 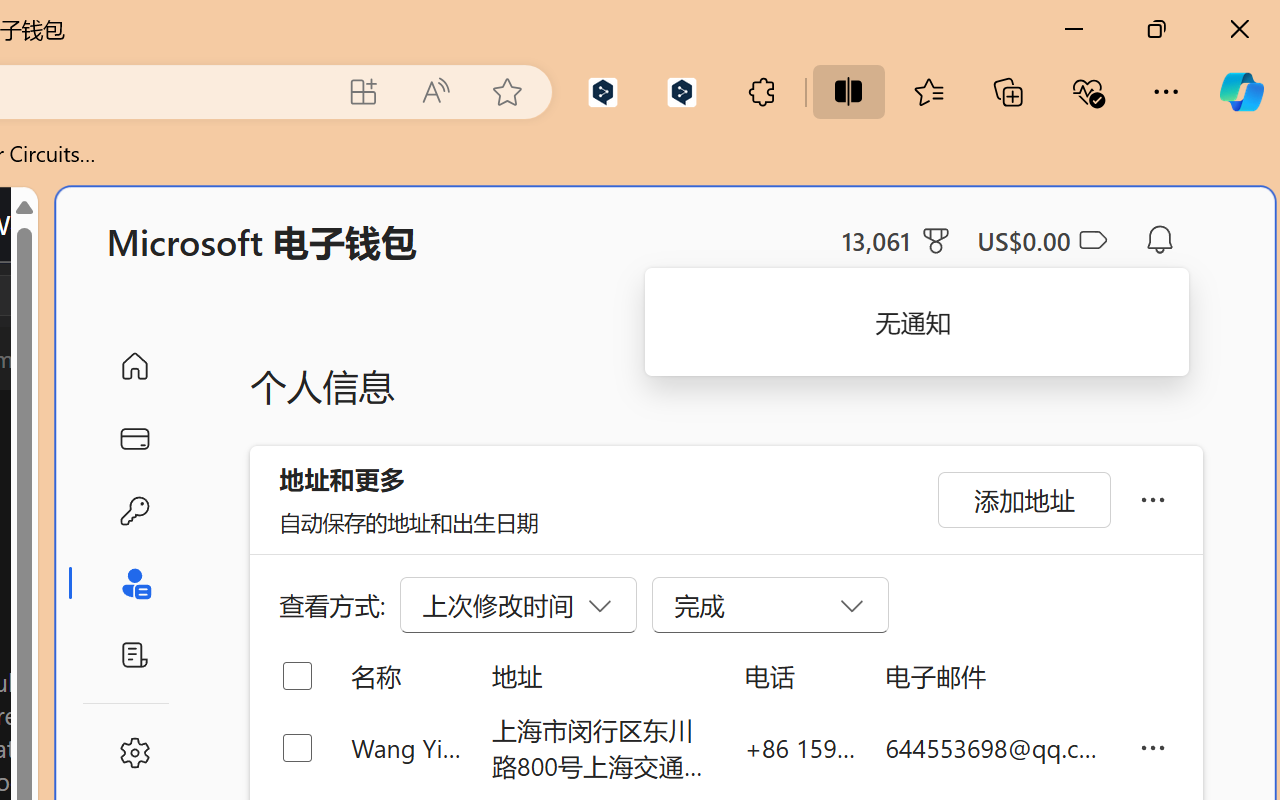 I want to click on 'Wang Yian', so click(x=405, y=747).